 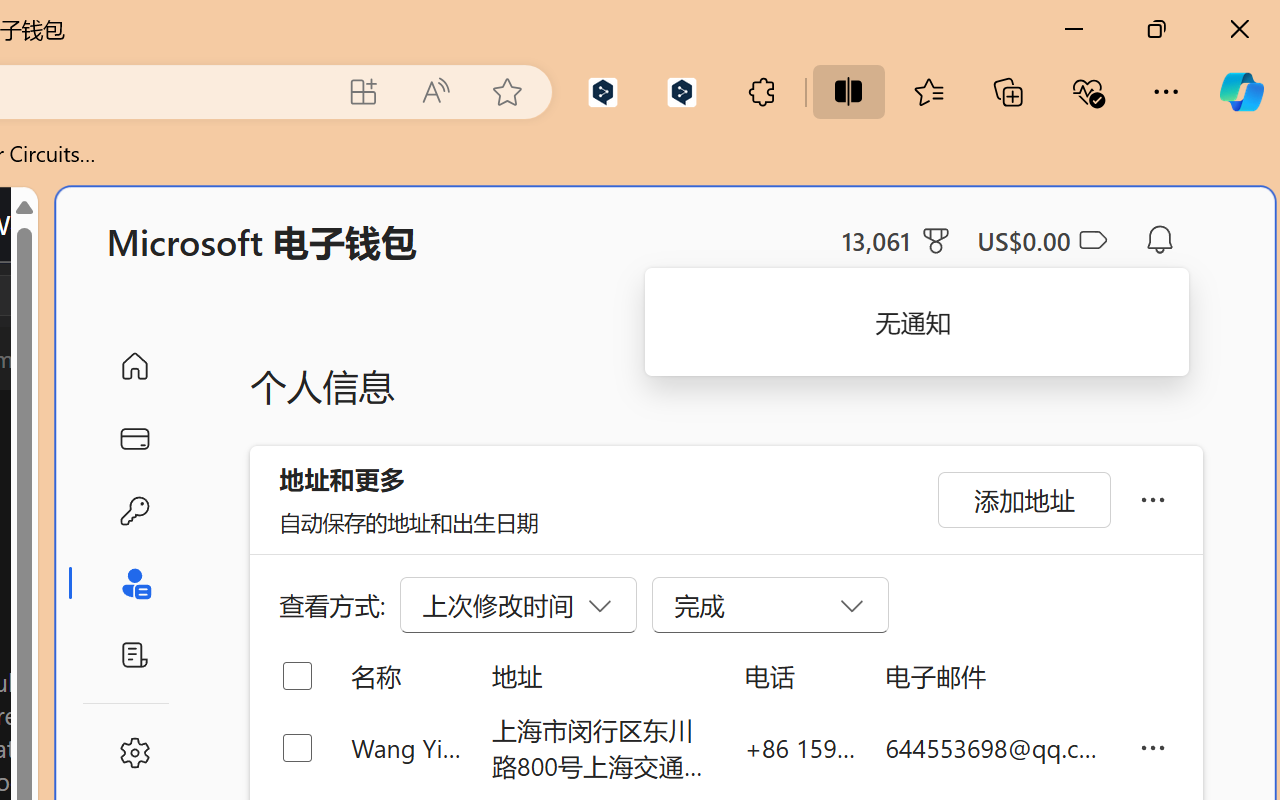 I want to click on 'Wang Yian', so click(x=405, y=747).